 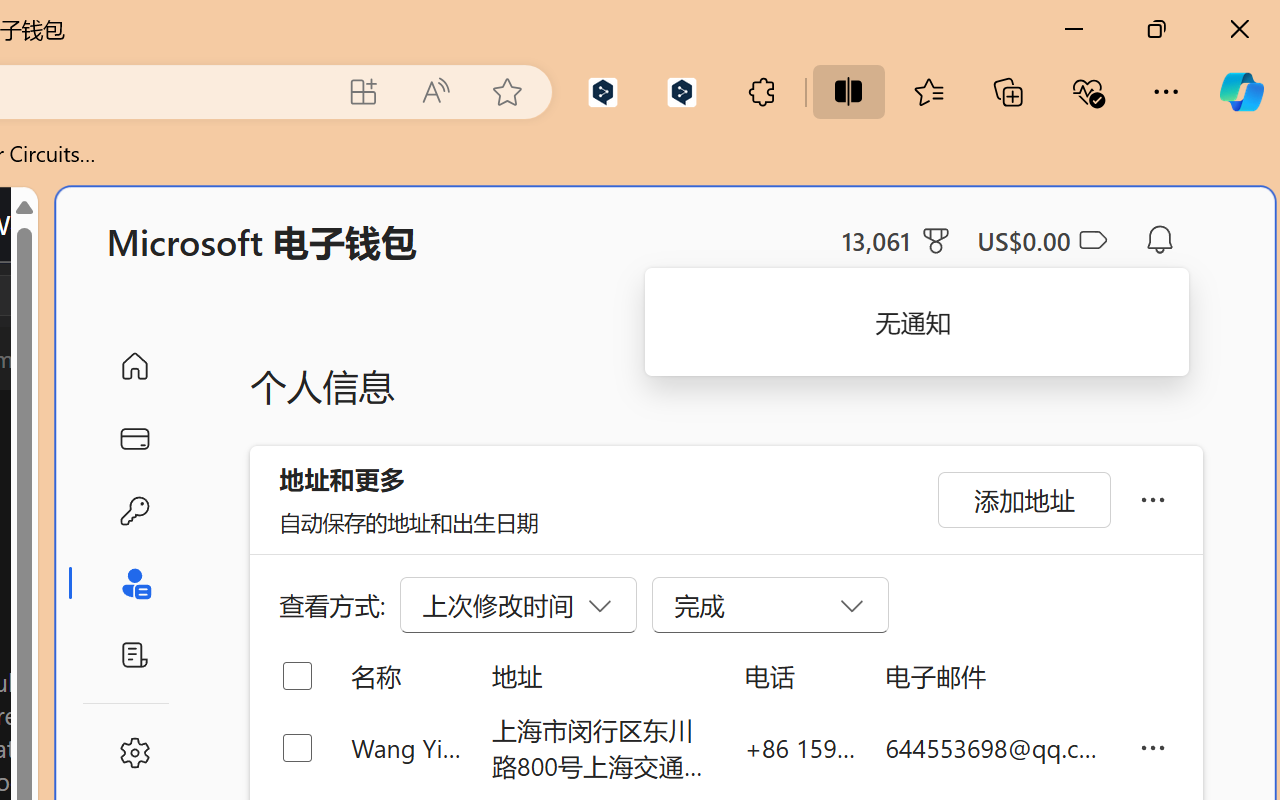 I want to click on 'Wang Yian', so click(x=405, y=747).